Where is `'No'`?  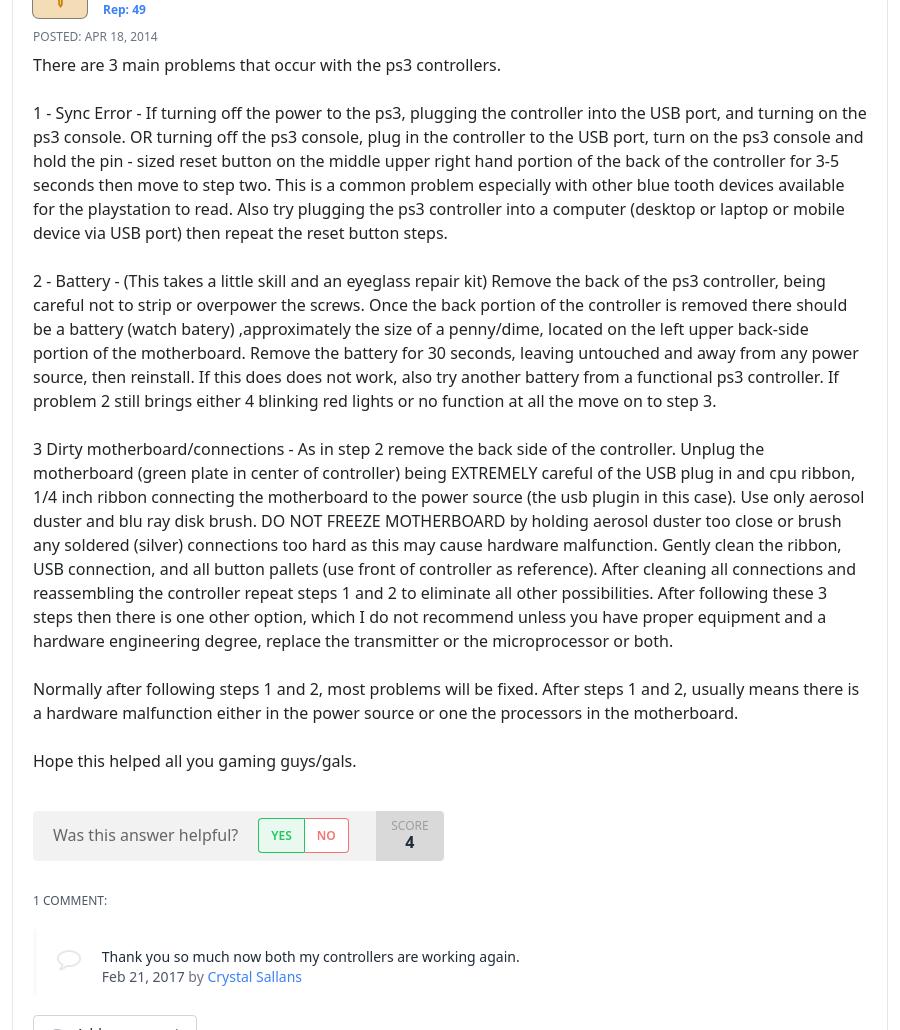
'No' is located at coordinates (314, 833).